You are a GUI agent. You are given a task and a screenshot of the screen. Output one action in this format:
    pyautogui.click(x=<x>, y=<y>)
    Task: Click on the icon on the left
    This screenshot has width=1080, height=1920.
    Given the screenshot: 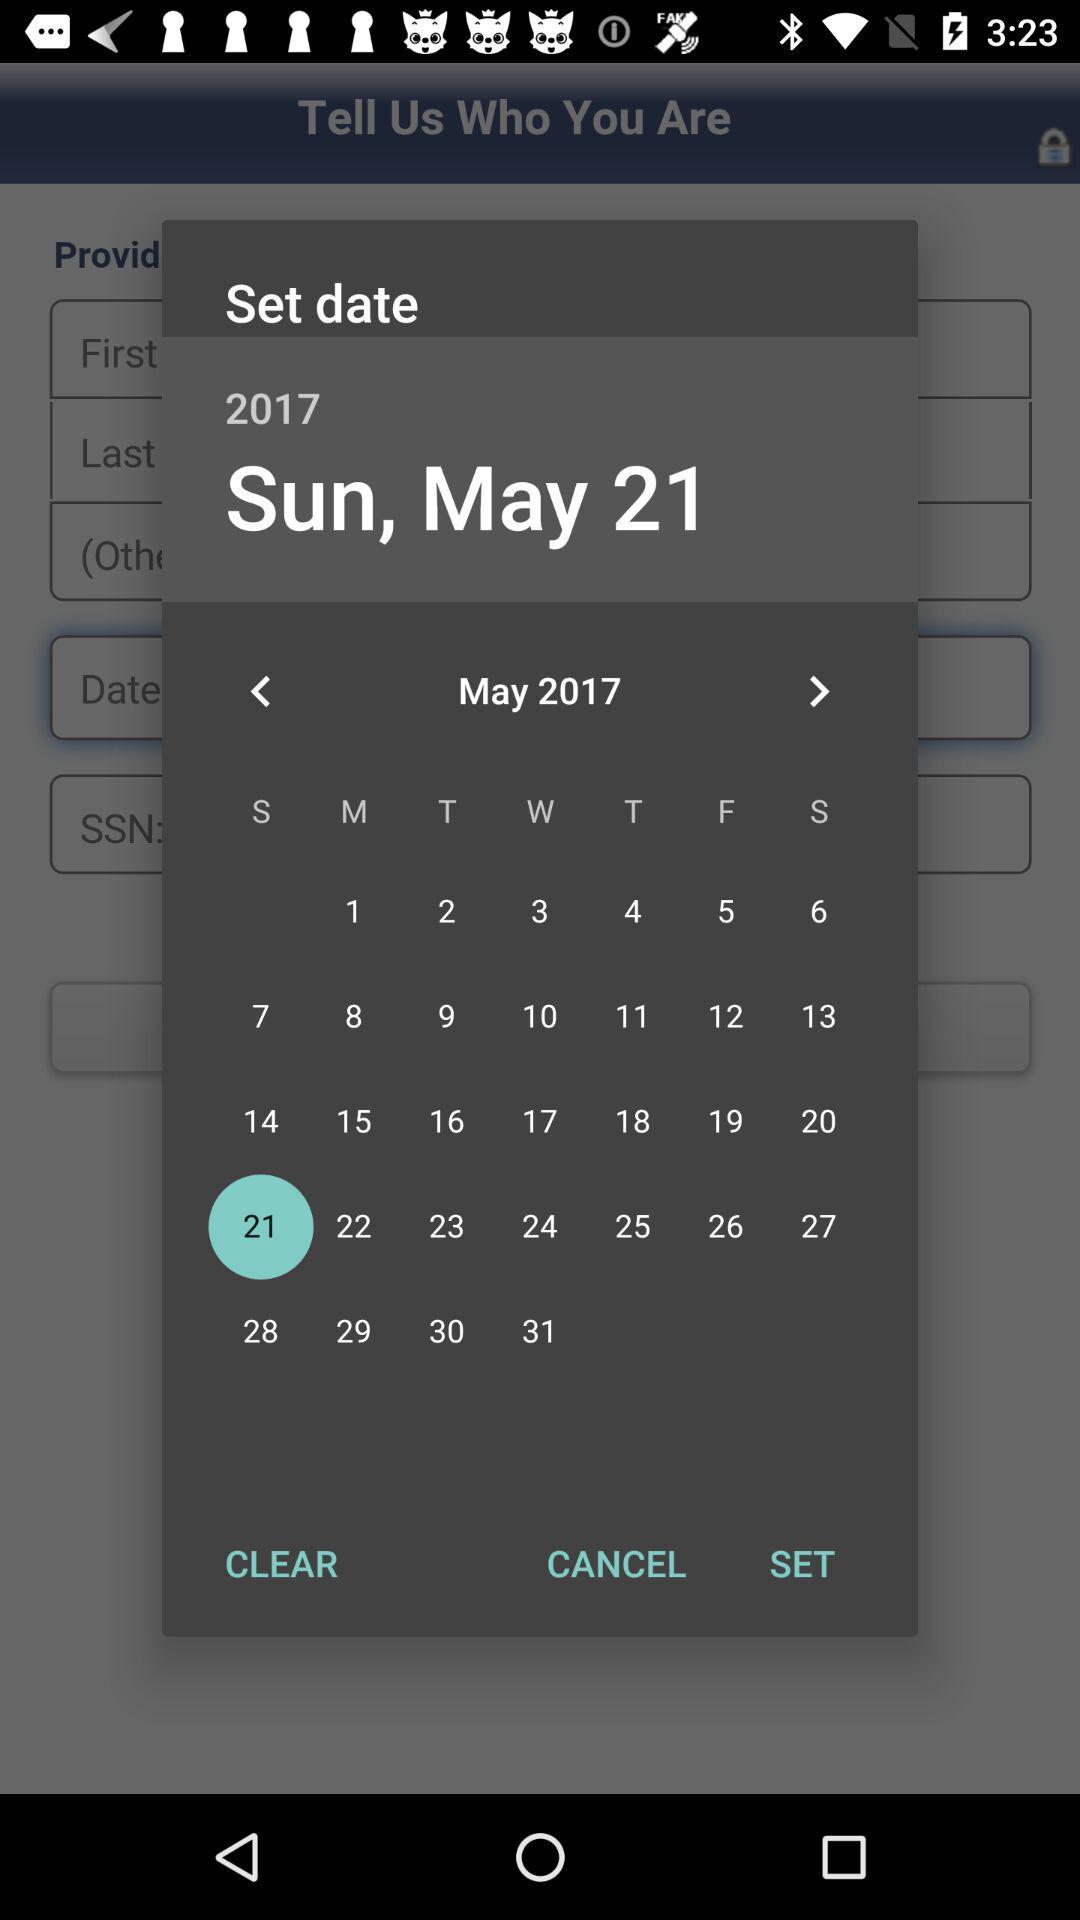 What is the action you would take?
    pyautogui.click(x=260, y=691)
    